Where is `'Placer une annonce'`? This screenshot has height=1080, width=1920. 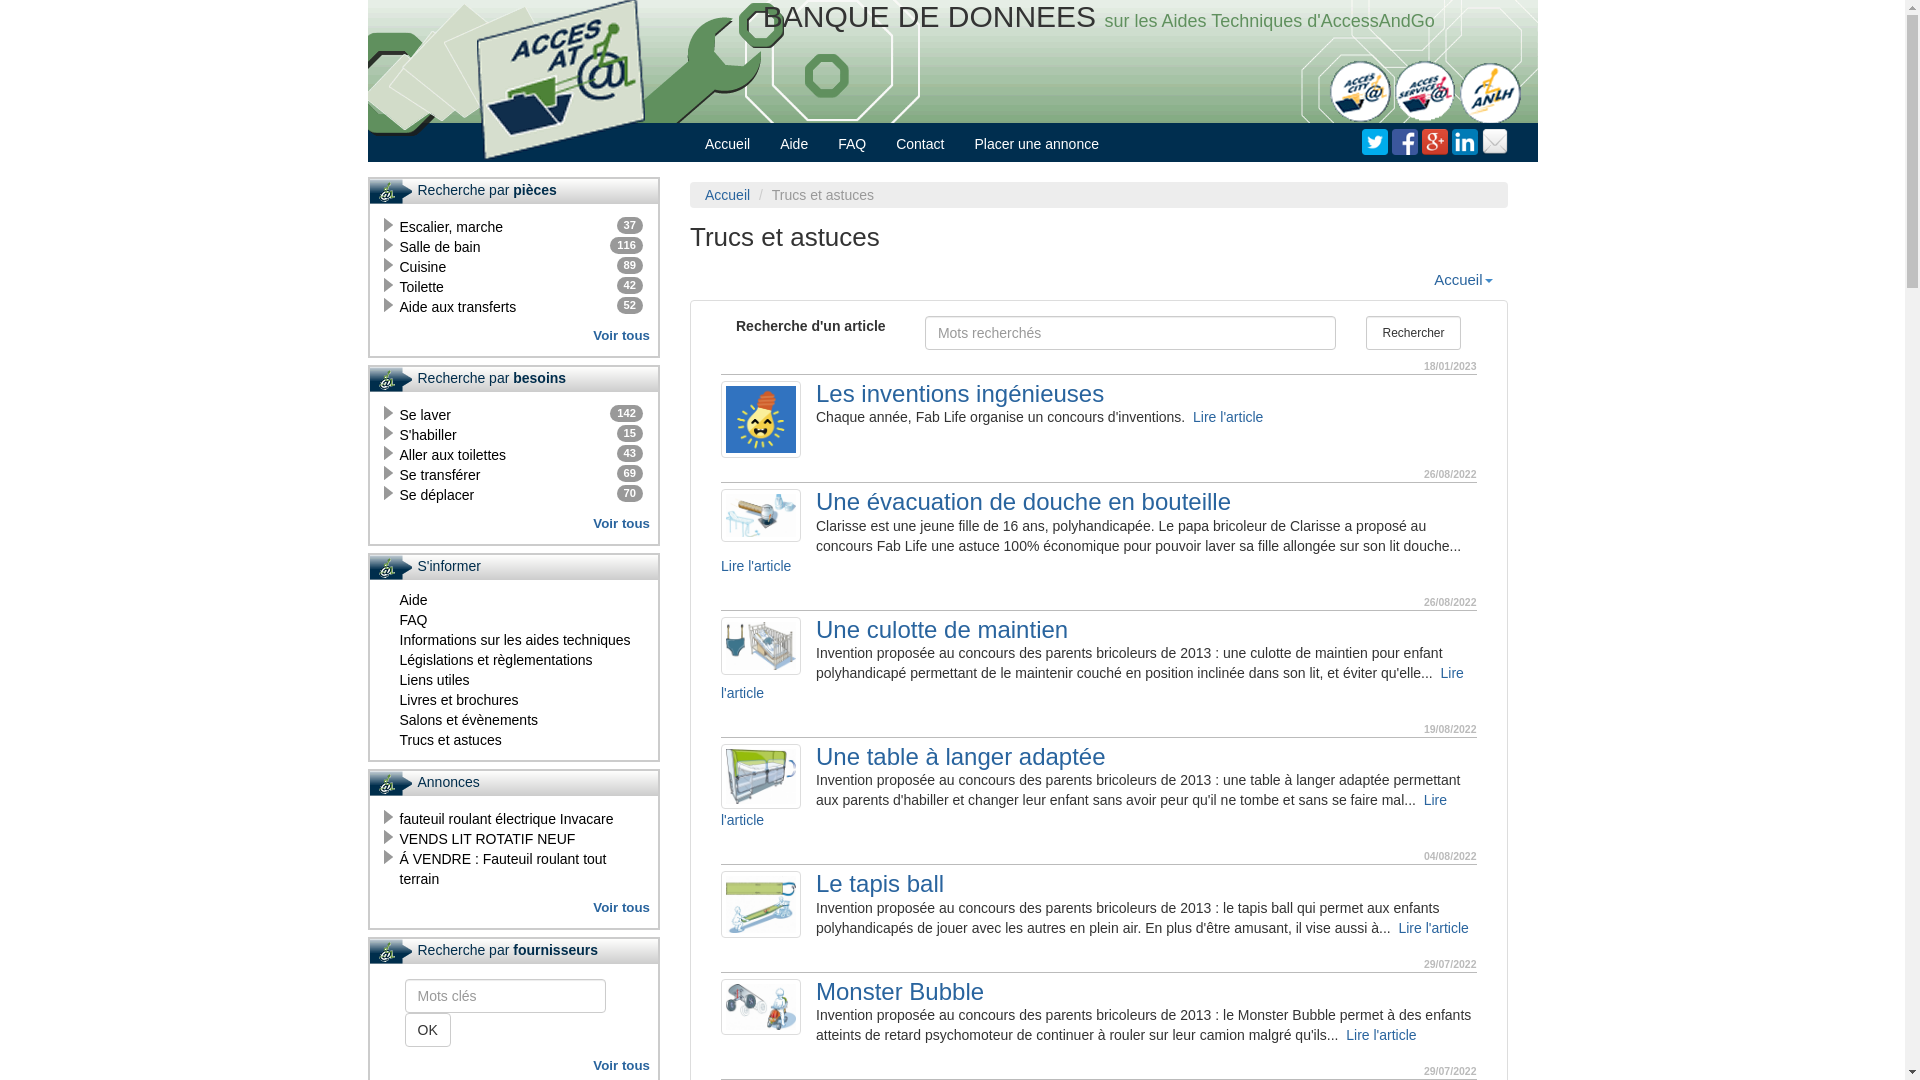 'Placer une annonce' is located at coordinates (1036, 142).